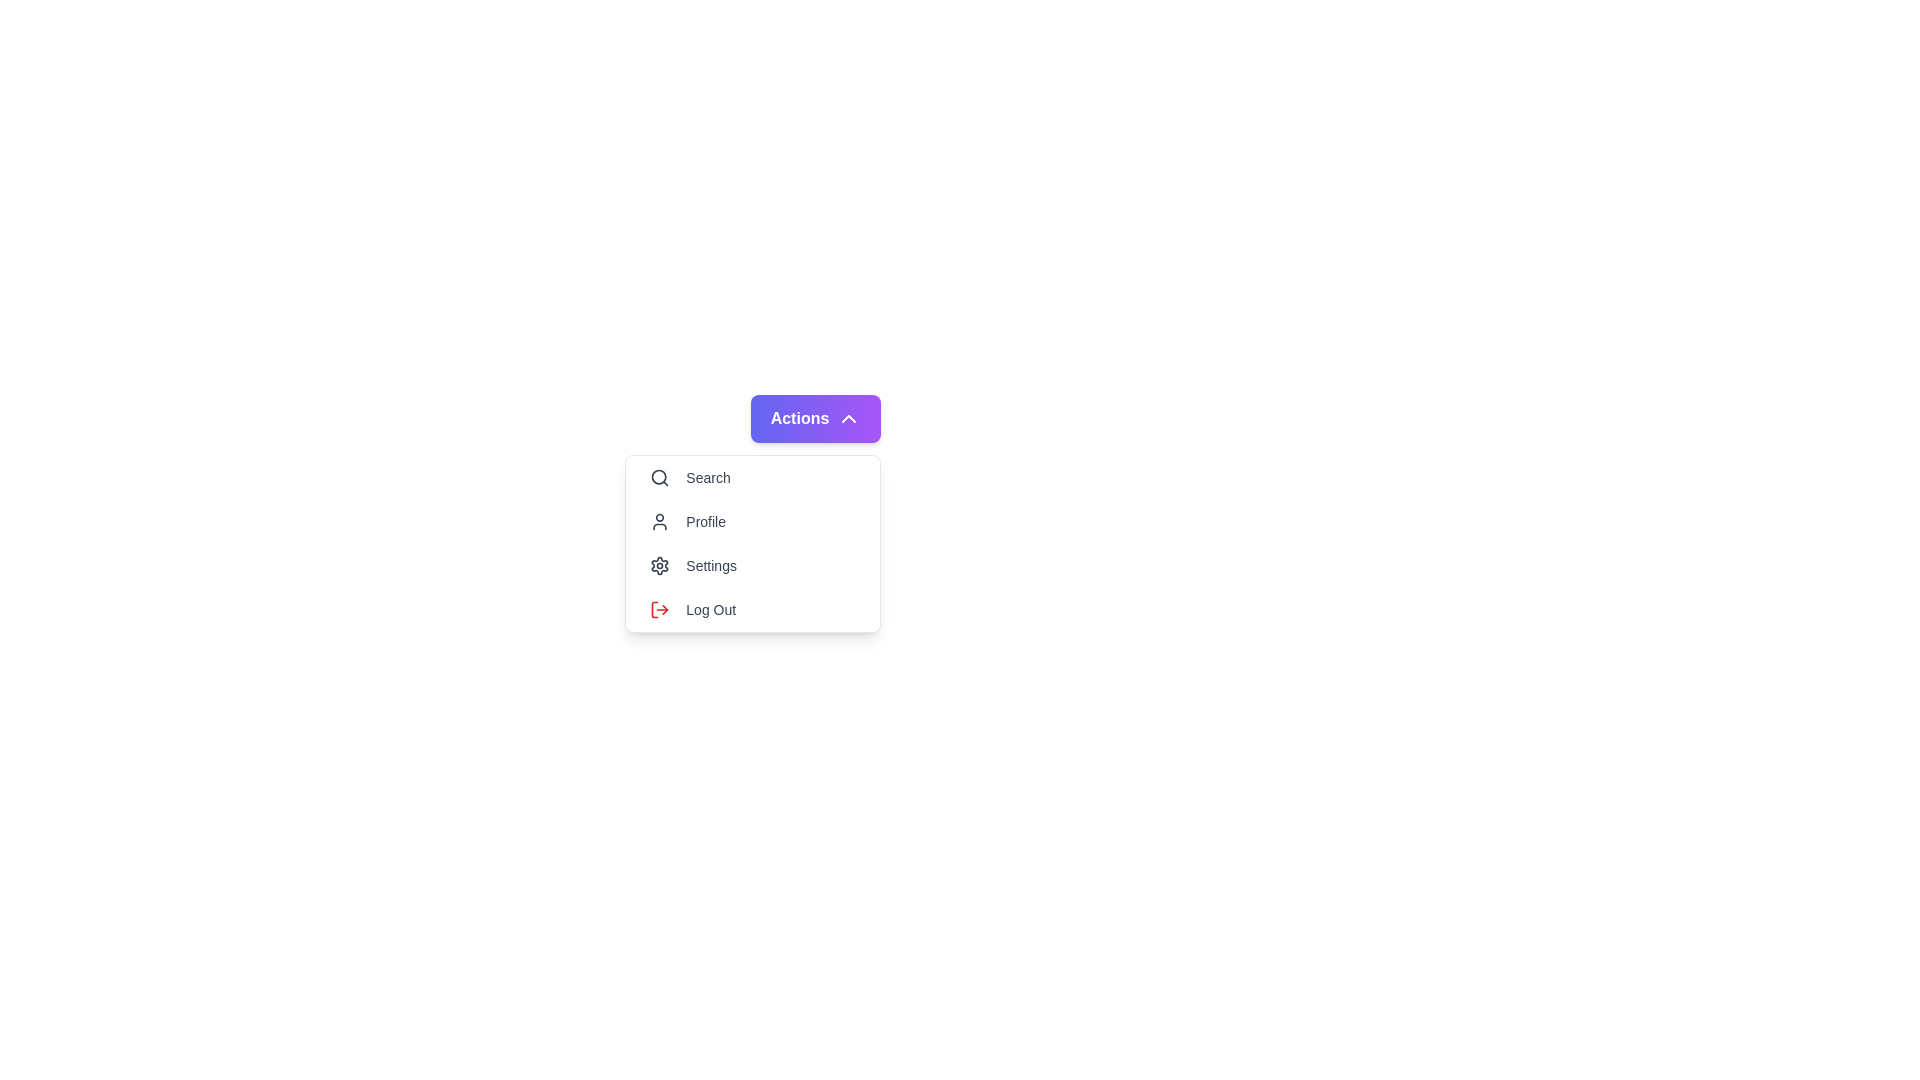 This screenshot has height=1080, width=1920. Describe the element at coordinates (849, 418) in the screenshot. I see `the chevron icon next to the 'Actions' button` at that location.